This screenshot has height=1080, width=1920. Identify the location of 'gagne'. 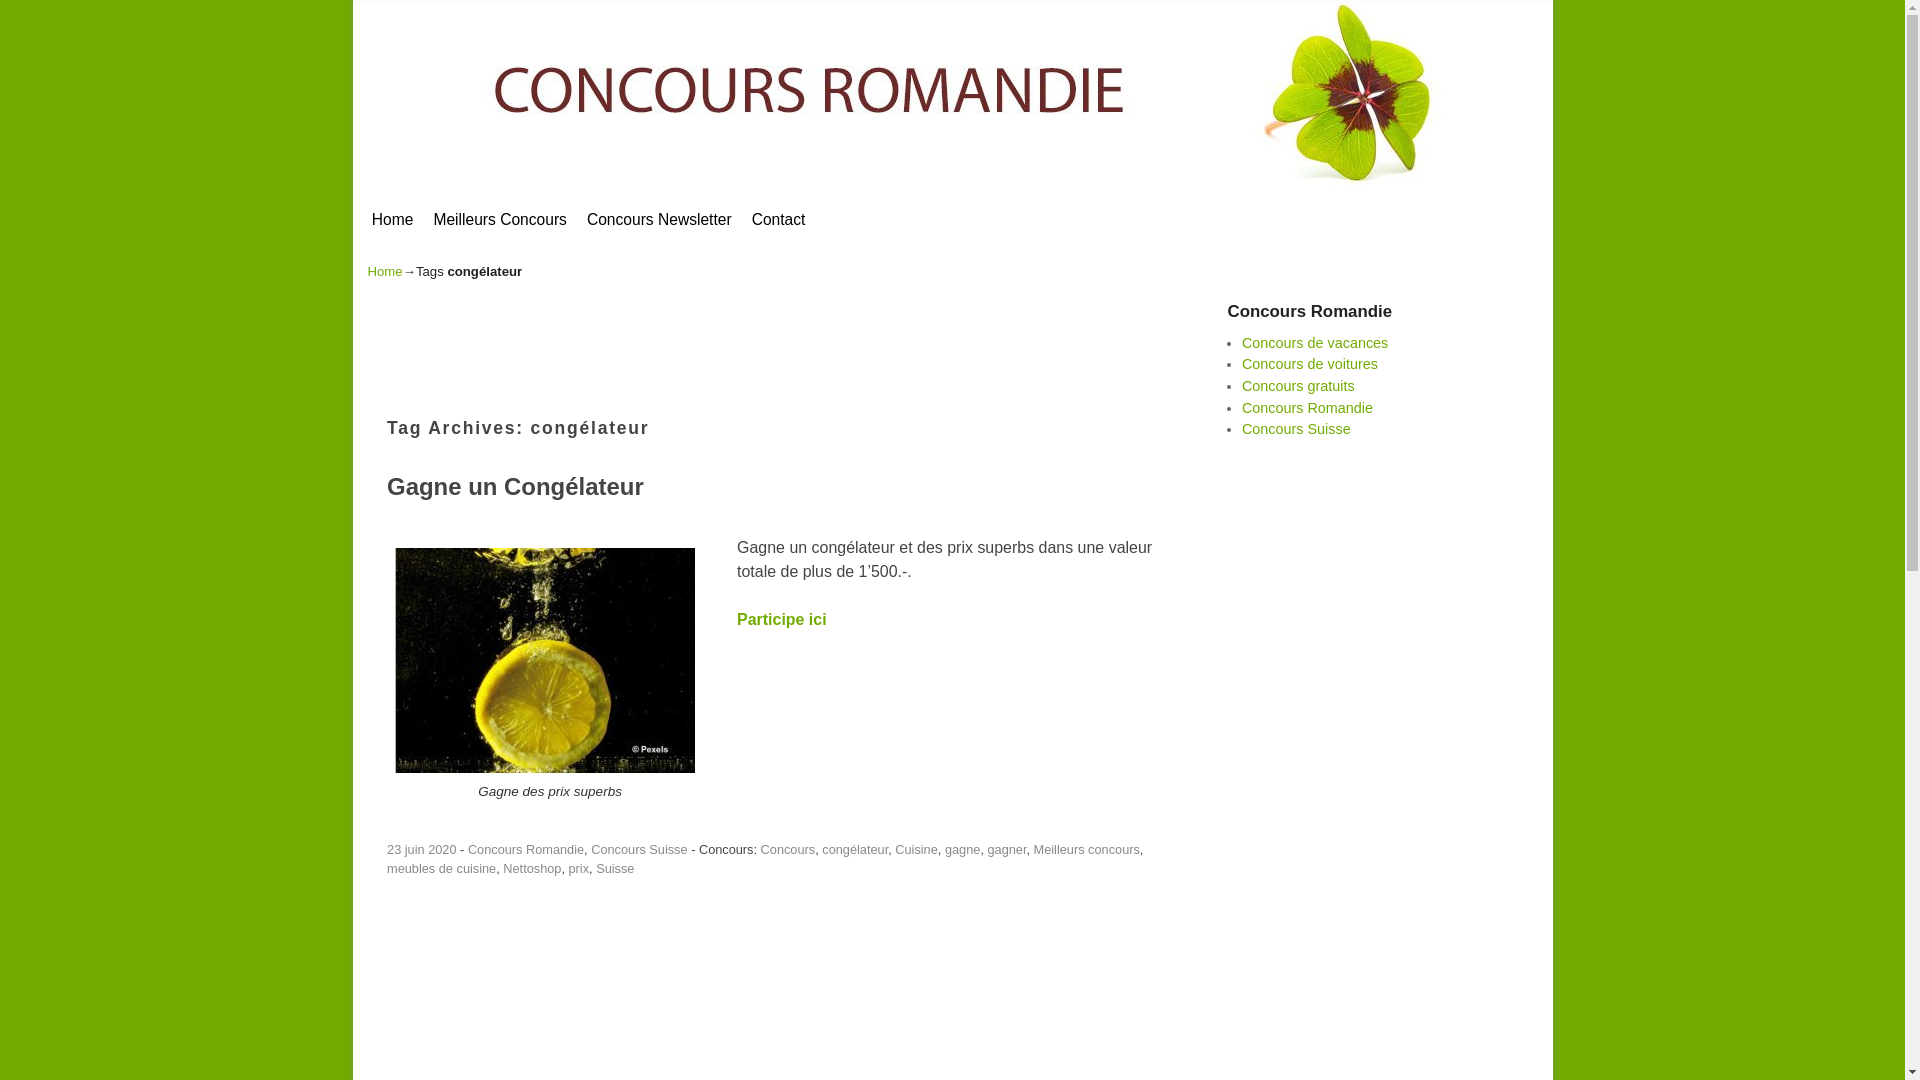
(962, 849).